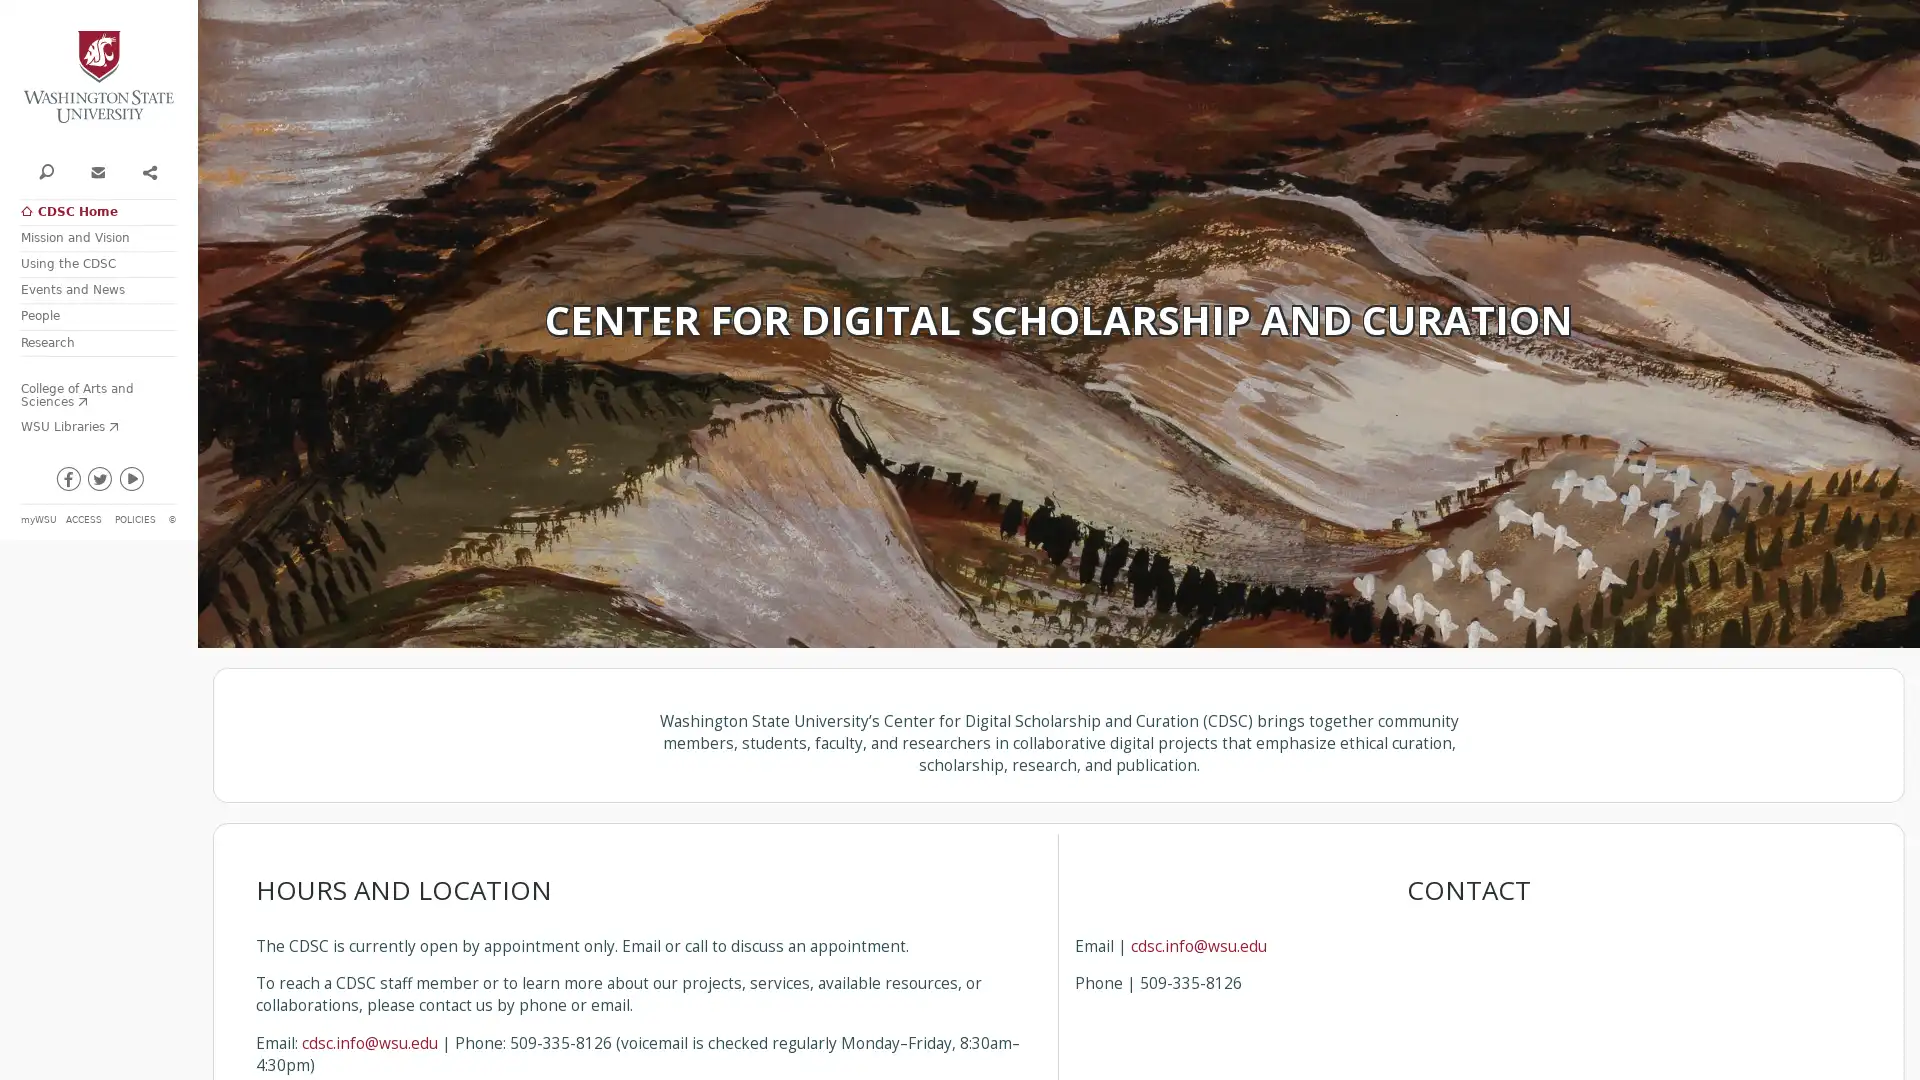  What do you see at coordinates (96, 169) in the screenshot?
I see `Contact` at bounding box center [96, 169].